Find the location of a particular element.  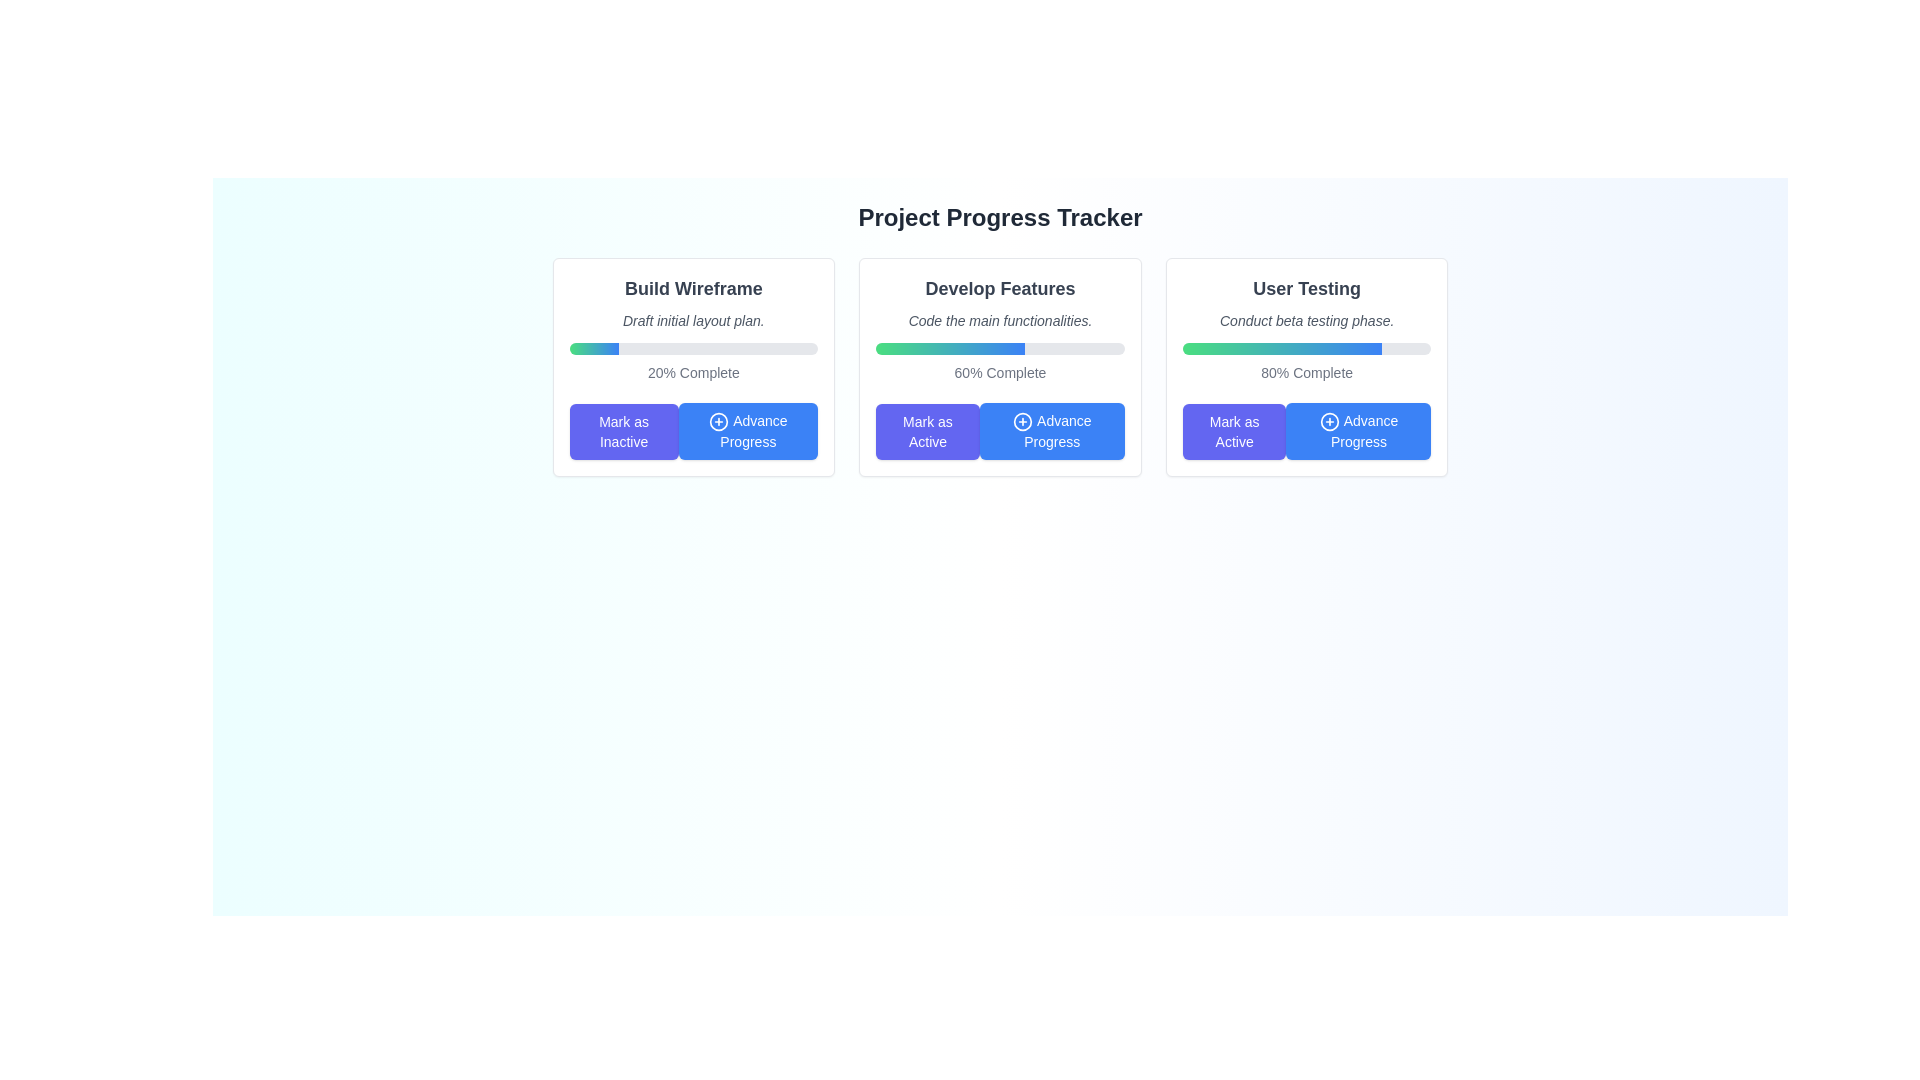

the first button under the 'Build Wireframe' section is located at coordinates (623, 430).